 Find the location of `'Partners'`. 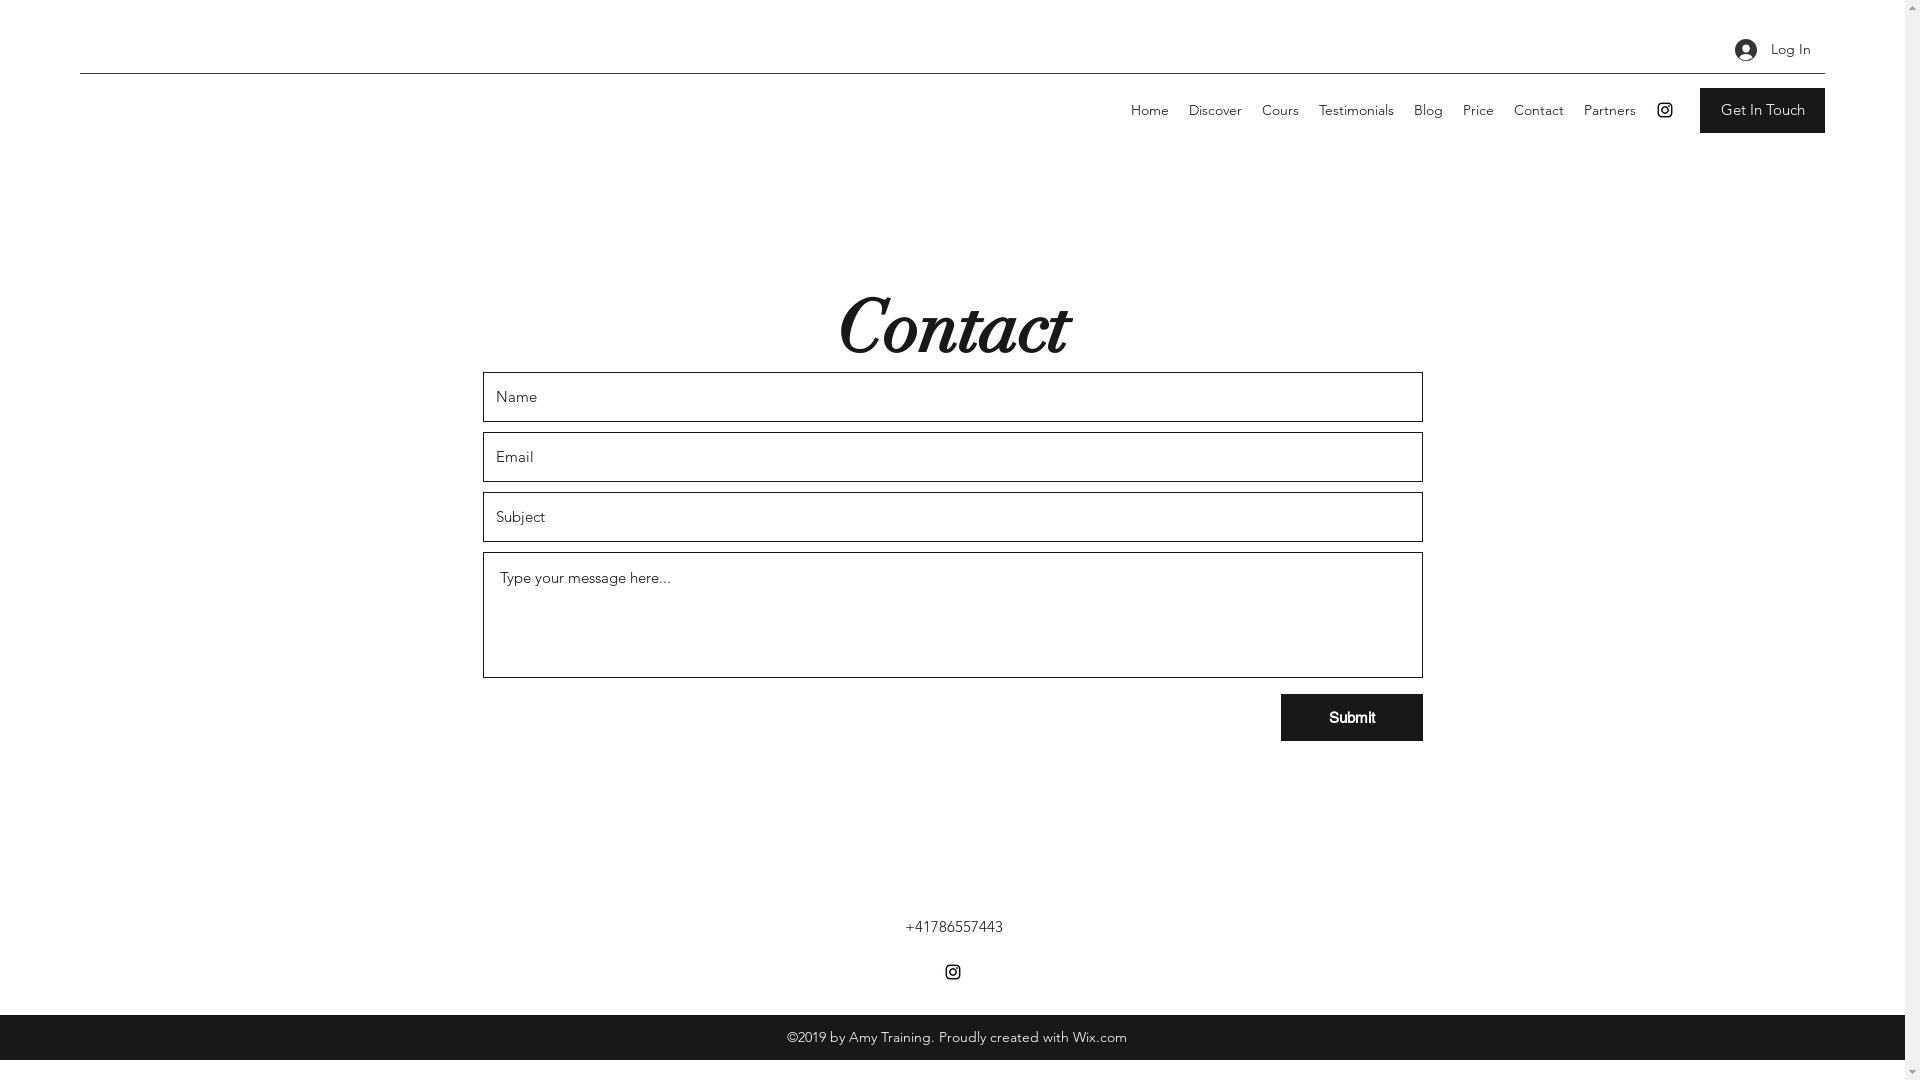

'Partners' is located at coordinates (1609, 110).